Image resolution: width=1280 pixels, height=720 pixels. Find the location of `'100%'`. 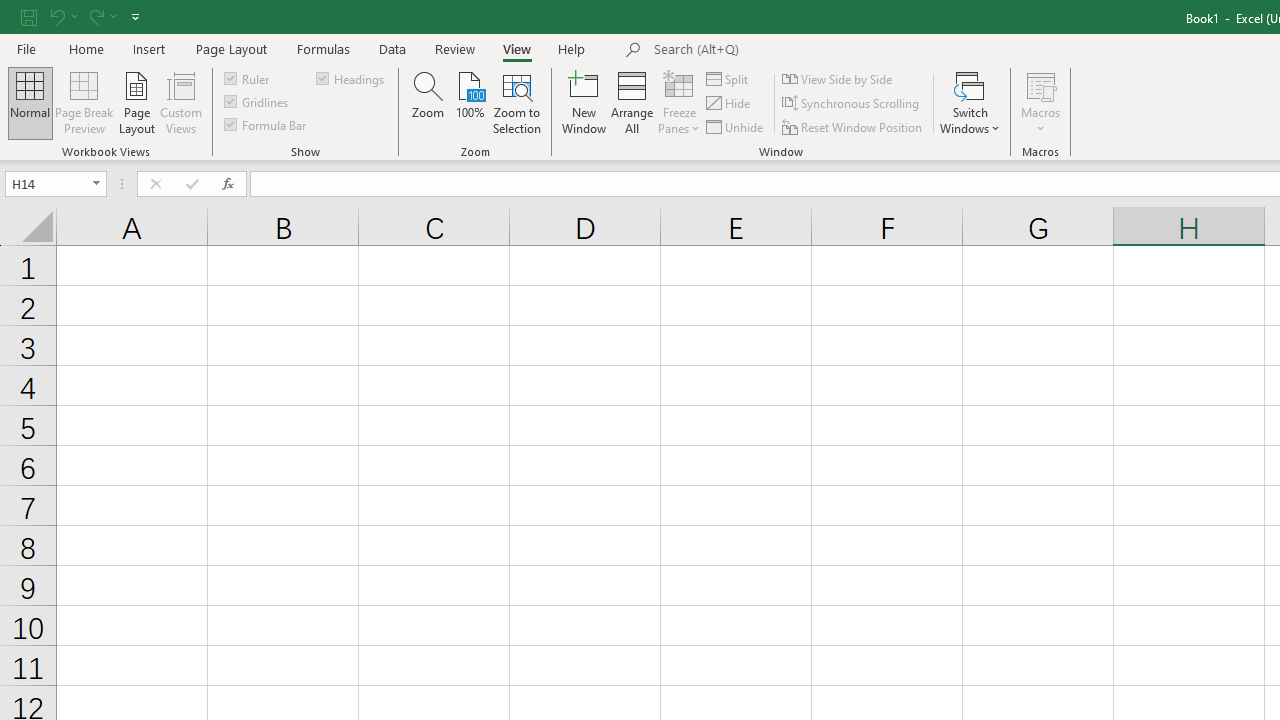

'100%' is located at coordinates (469, 103).